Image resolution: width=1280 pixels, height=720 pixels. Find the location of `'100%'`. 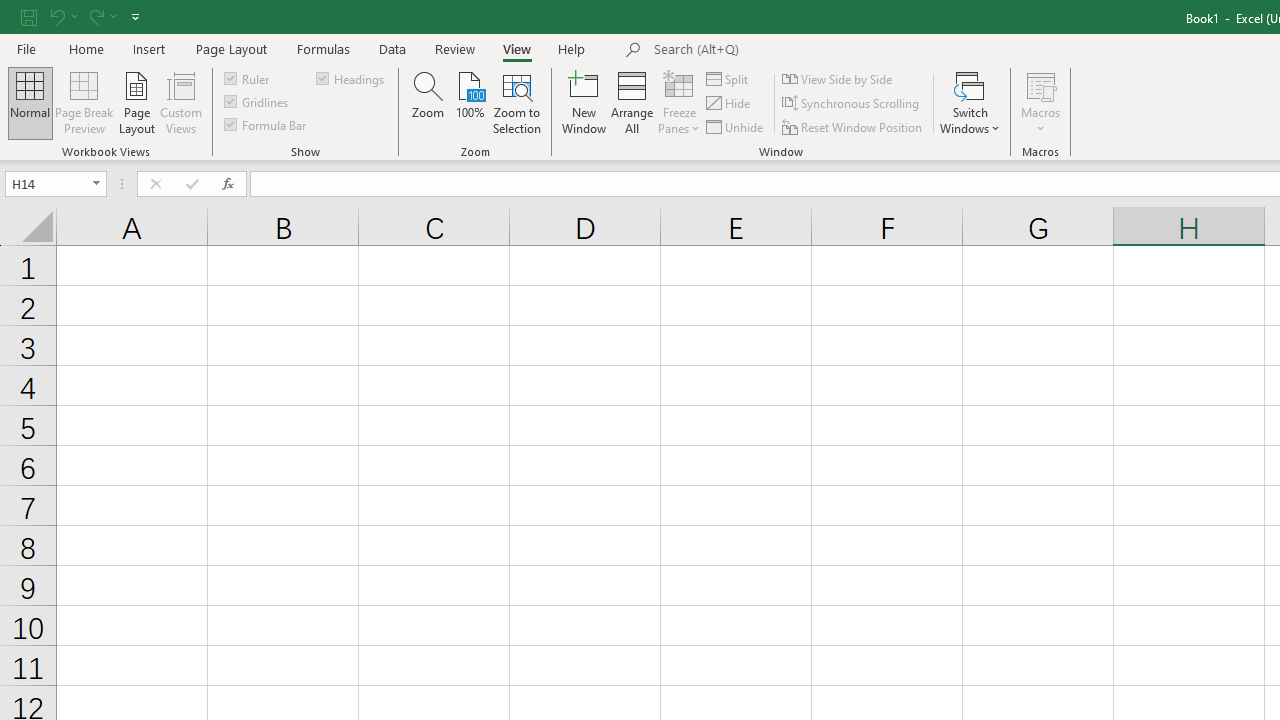

'100%' is located at coordinates (469, 103).